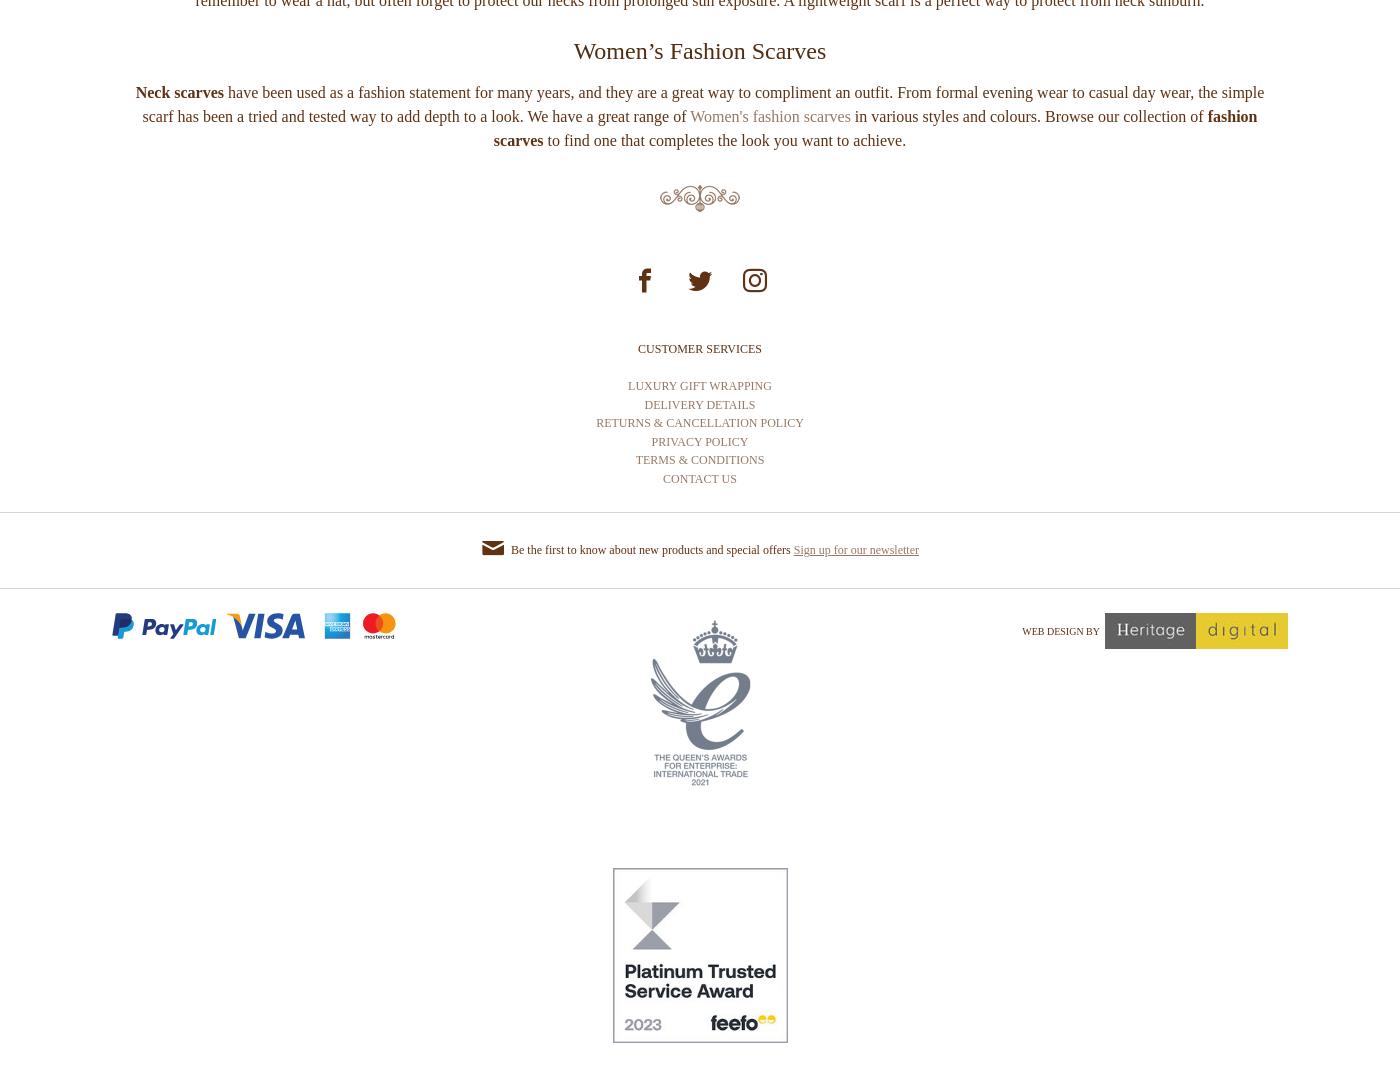  What do you see at coordinates (699, 515) in the screenshot?
I see `'Privacy Policy'` at bounding box center [699, 515].